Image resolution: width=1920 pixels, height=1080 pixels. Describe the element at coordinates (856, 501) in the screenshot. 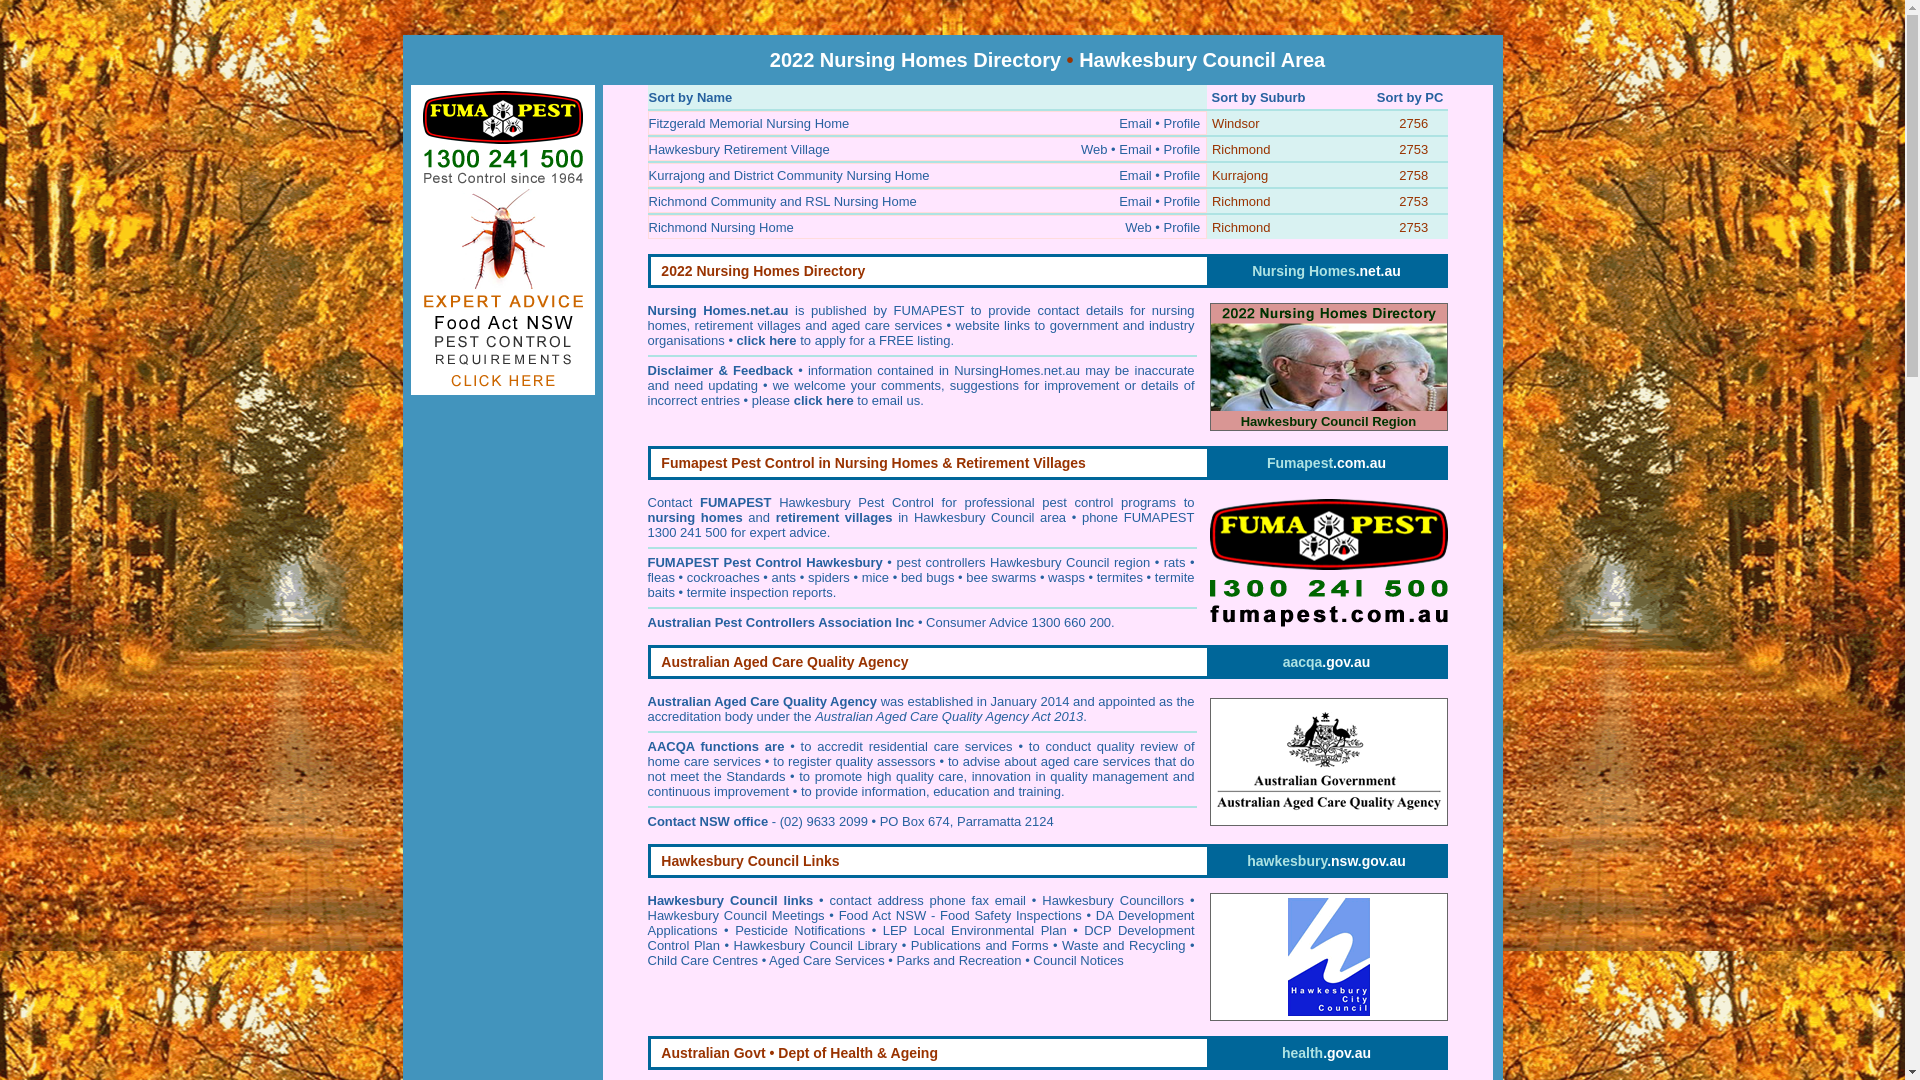

I see `'Hawkesbury Pest Control'` at that location.